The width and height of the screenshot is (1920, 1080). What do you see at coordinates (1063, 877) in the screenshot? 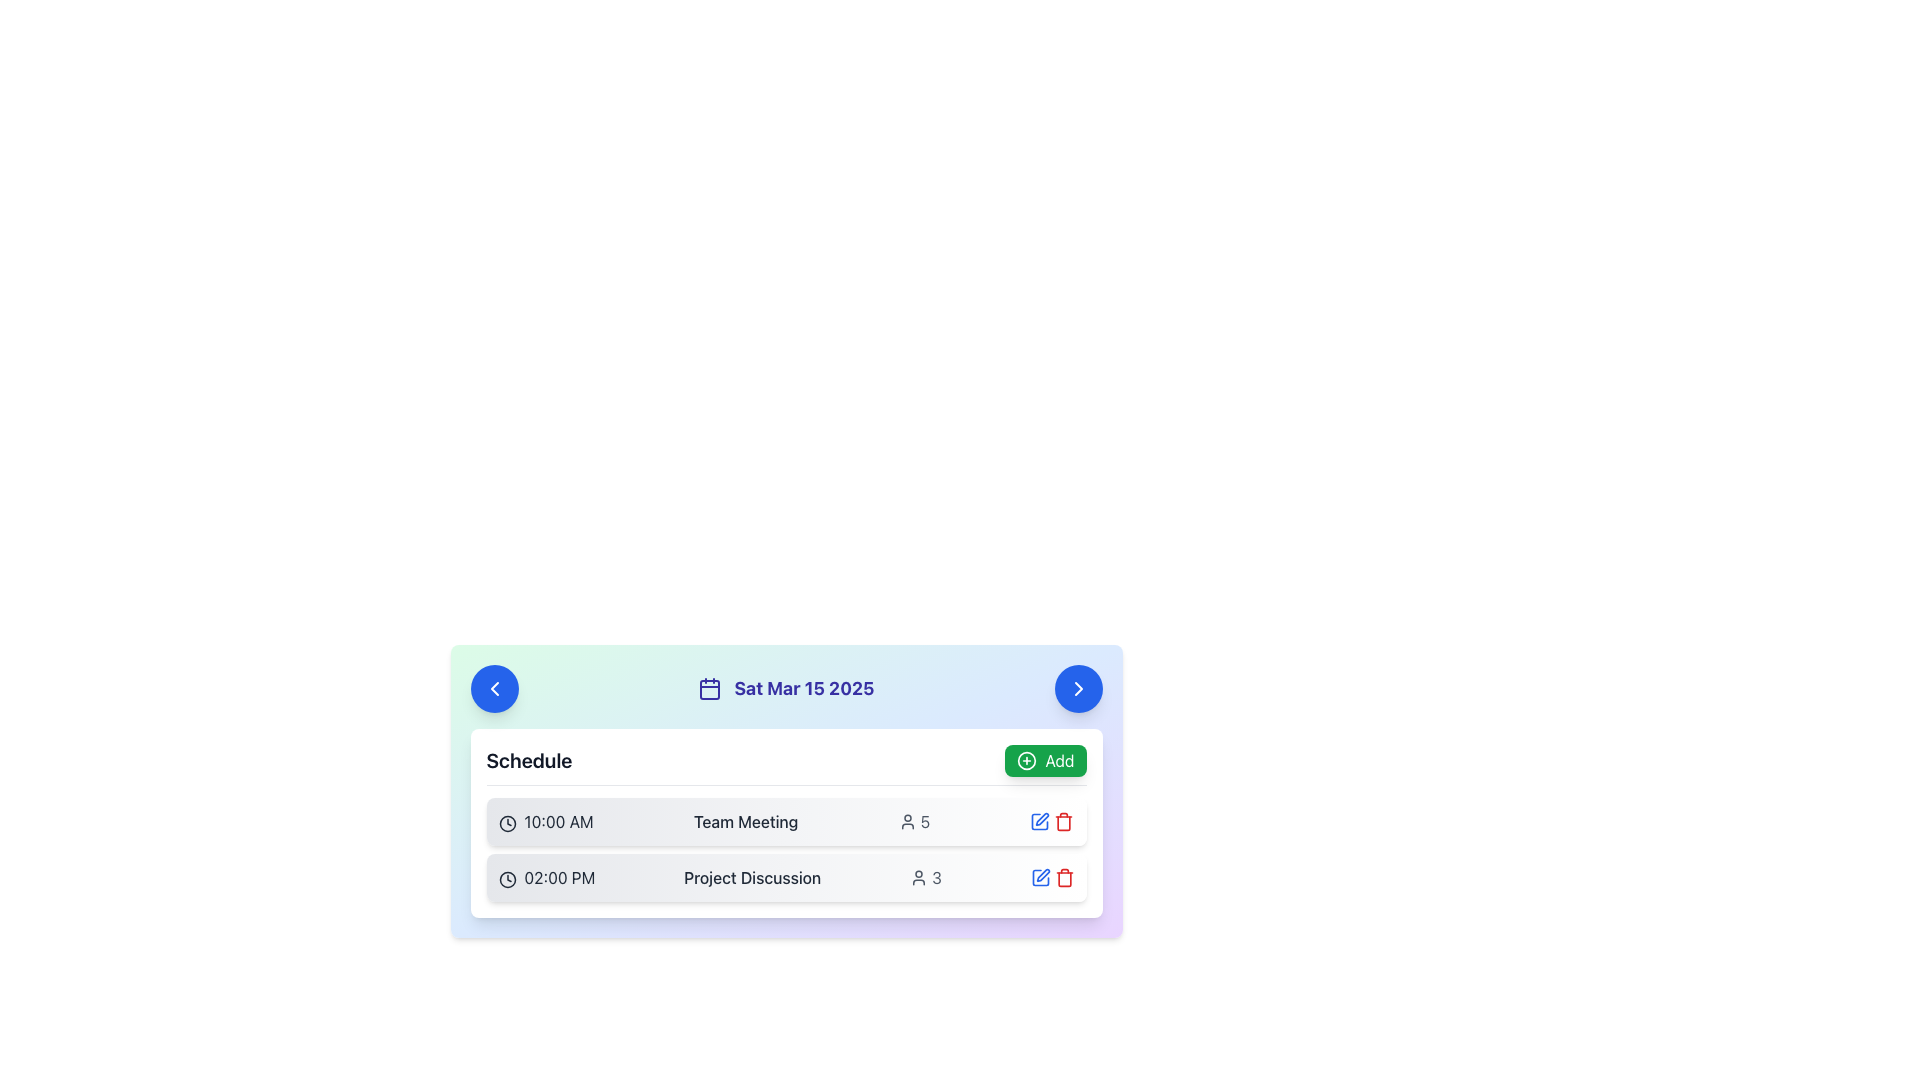
I see `the delete button located on the right side of the second row` at bounding box center [1063, 877].